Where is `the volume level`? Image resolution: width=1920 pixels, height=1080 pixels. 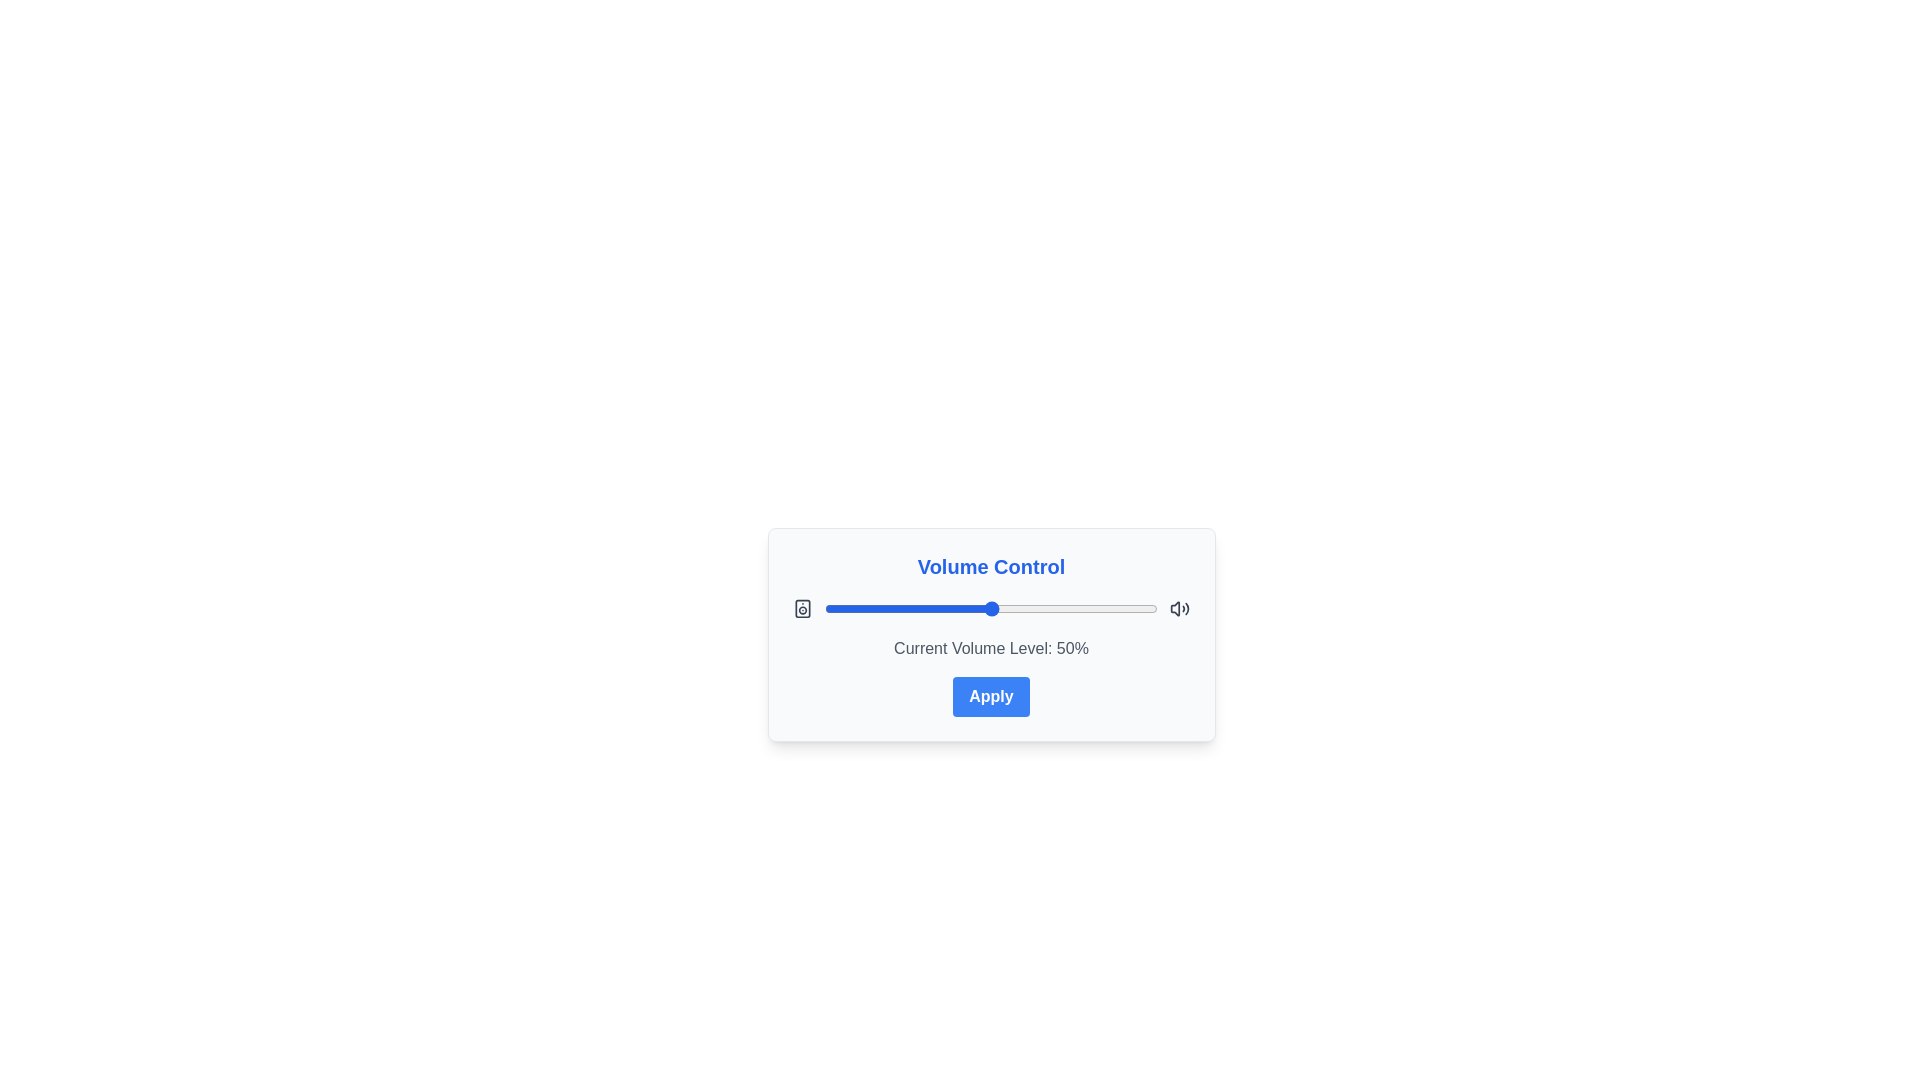
the volume level is located at coordinates (1021, 608).